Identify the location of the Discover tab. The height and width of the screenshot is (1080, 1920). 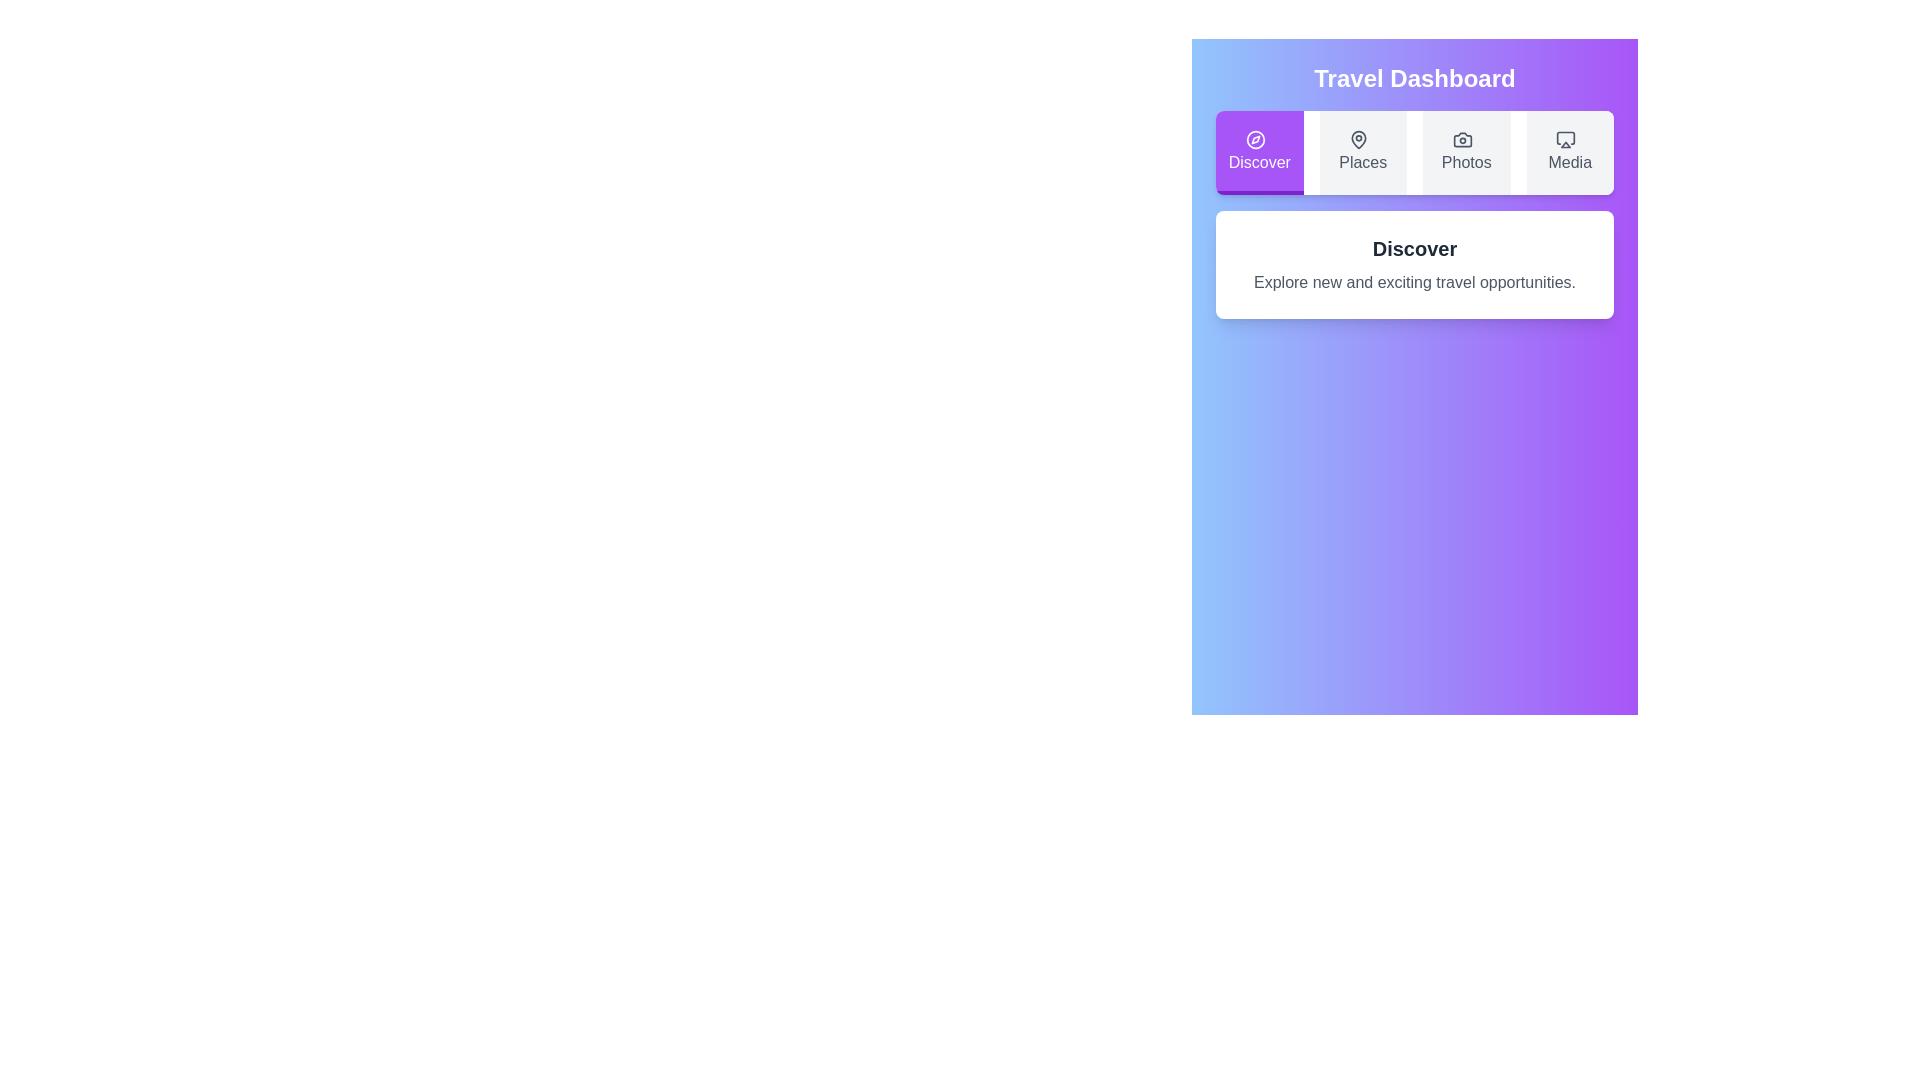
(1258, 152).